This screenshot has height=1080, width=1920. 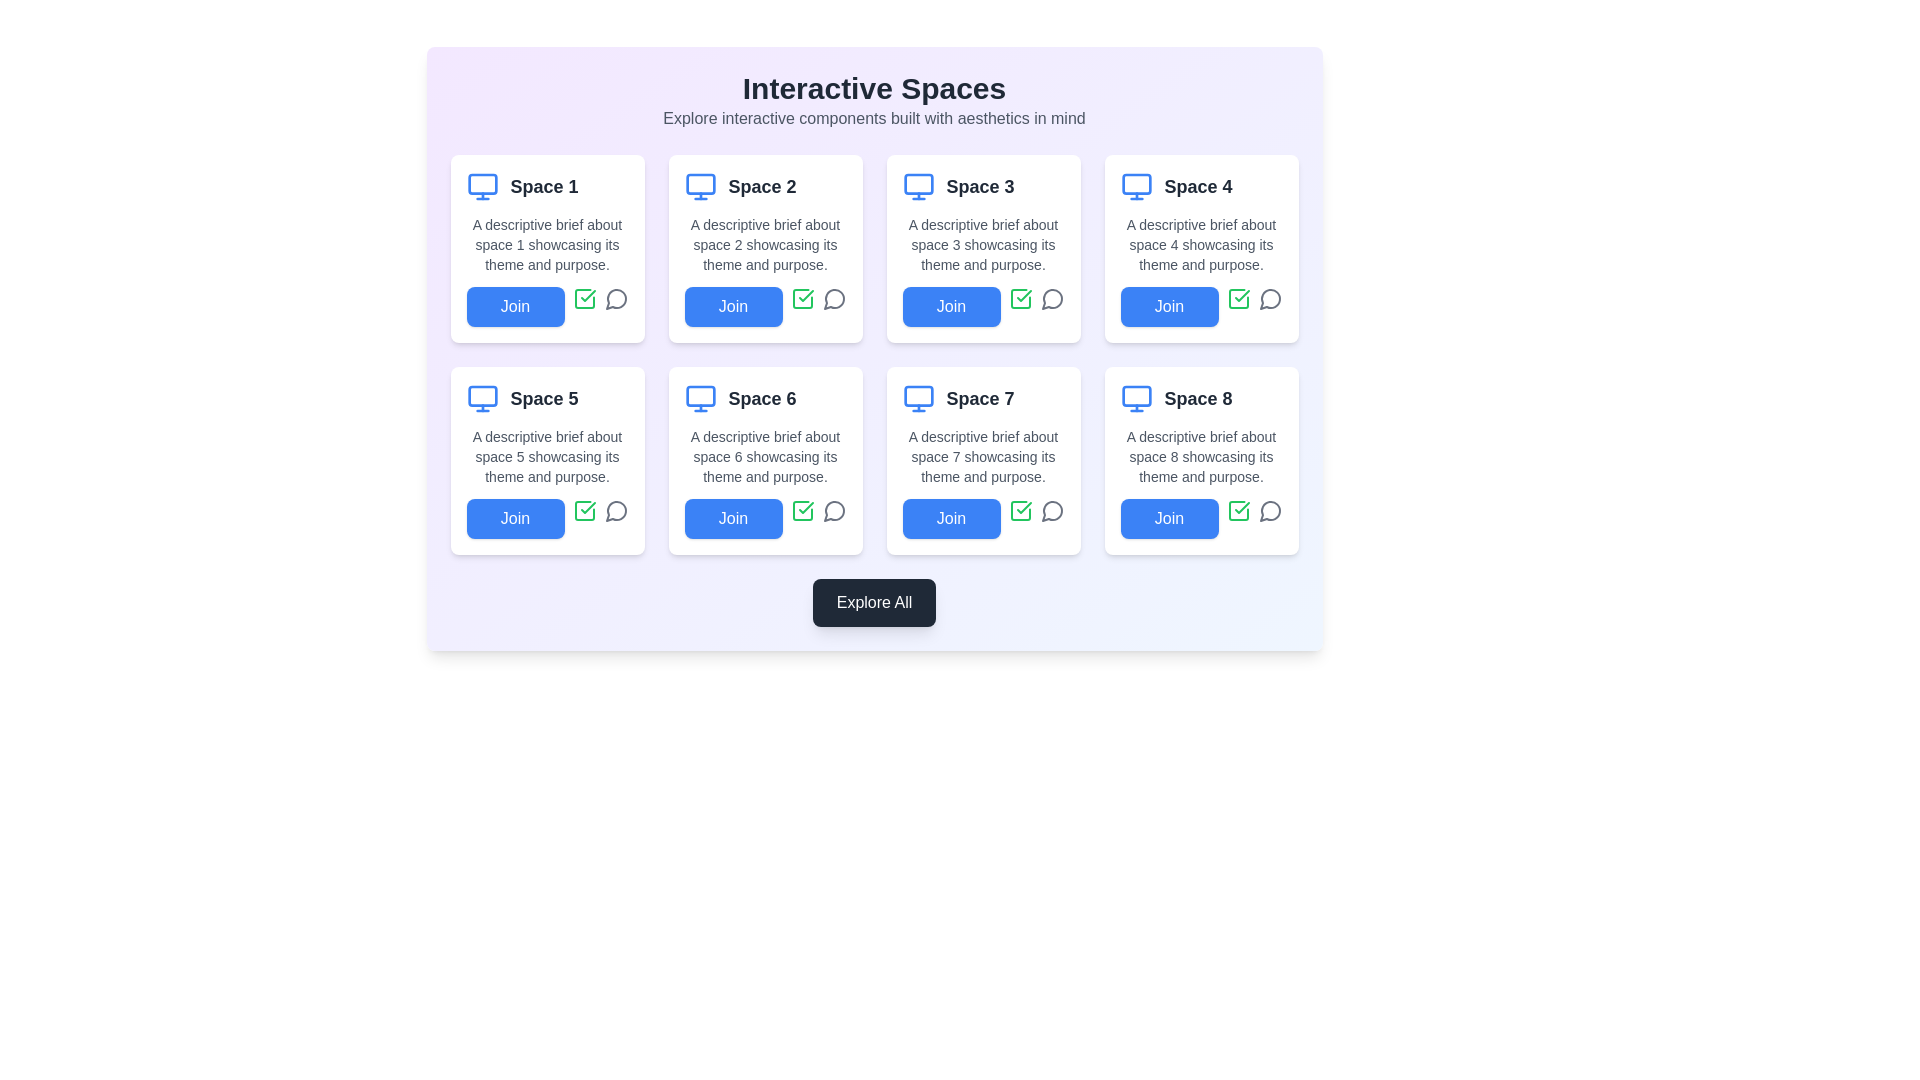 What do you see at coordinates (983, 518) in the screenshot?
I see `the blue 'Join' button located in the bottom section of the 'Space 7' card` at bounding box center [983, 518].